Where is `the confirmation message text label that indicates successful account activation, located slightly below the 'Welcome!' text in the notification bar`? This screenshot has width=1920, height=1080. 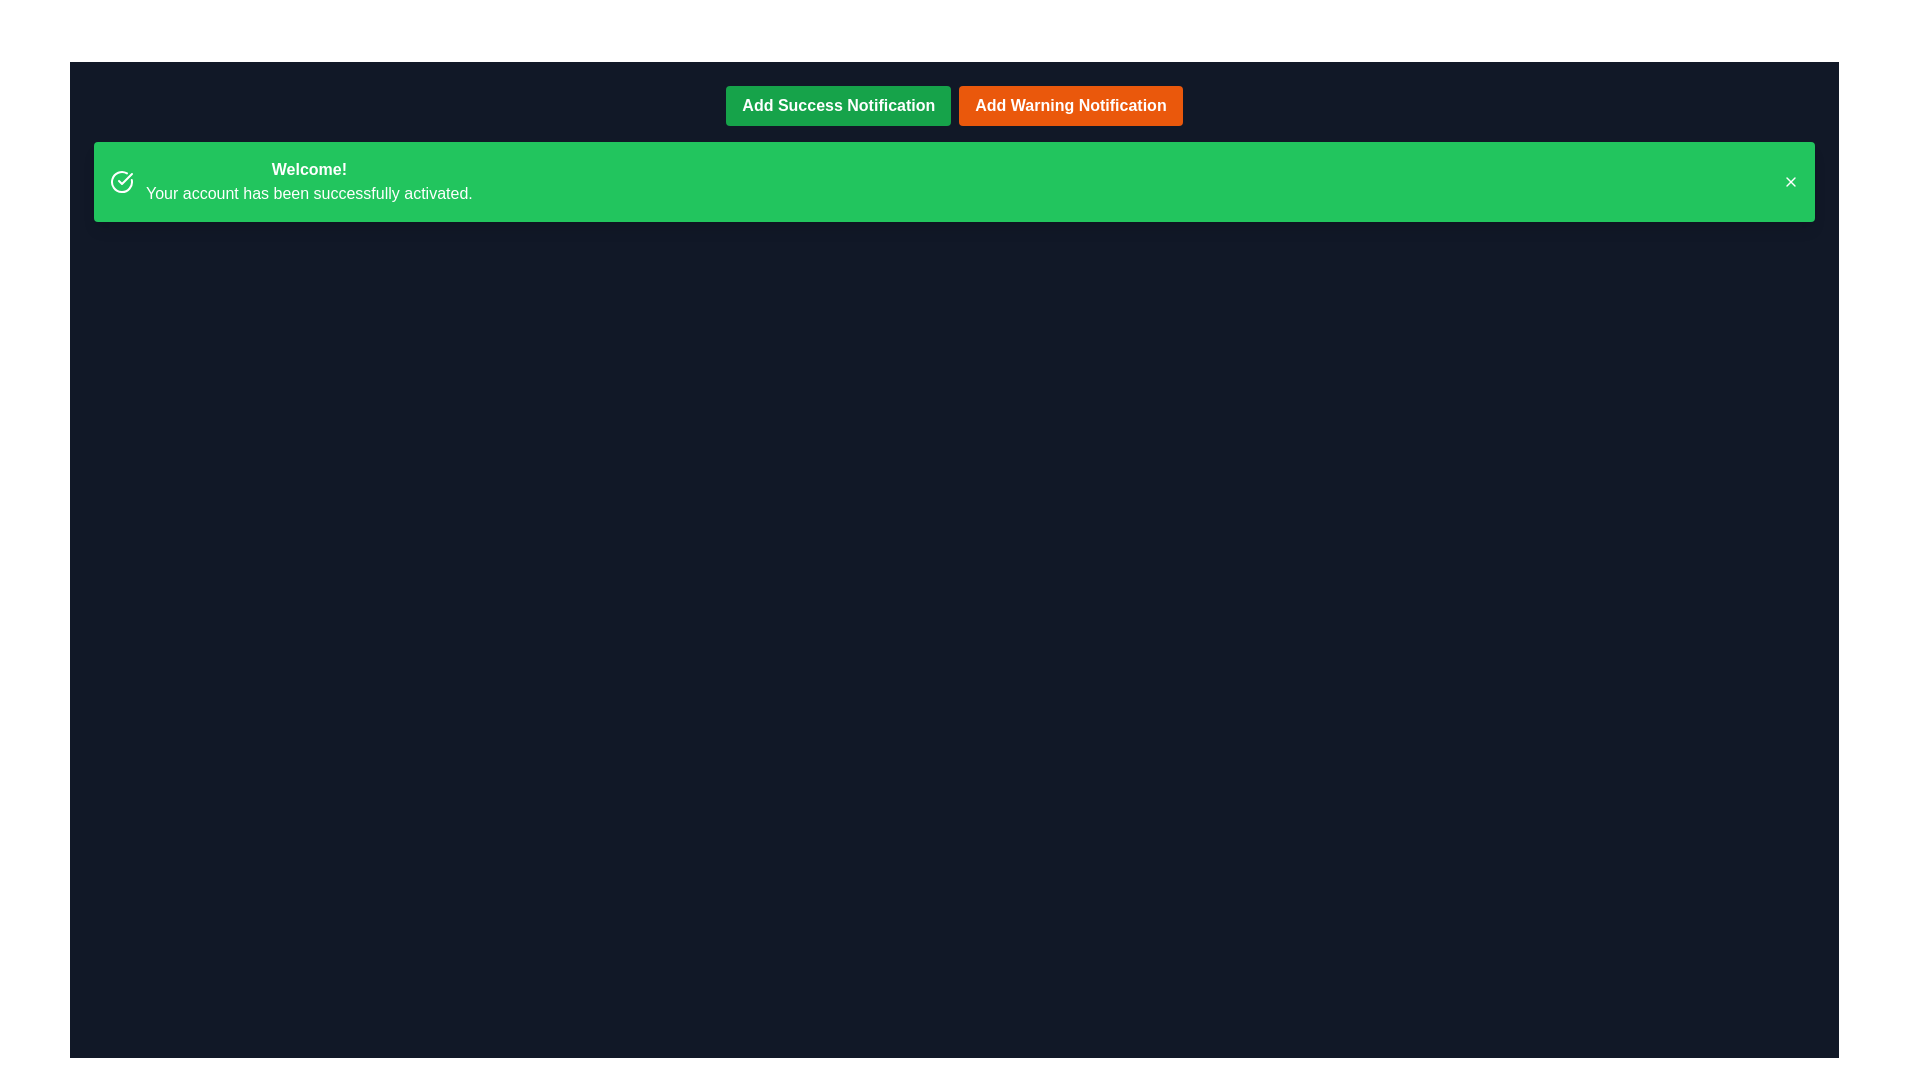 the confirmation message text label that indicates successful account activation, located slightly below the 'Welcome!' text in the notification bar is located at coordinates (308, 193).